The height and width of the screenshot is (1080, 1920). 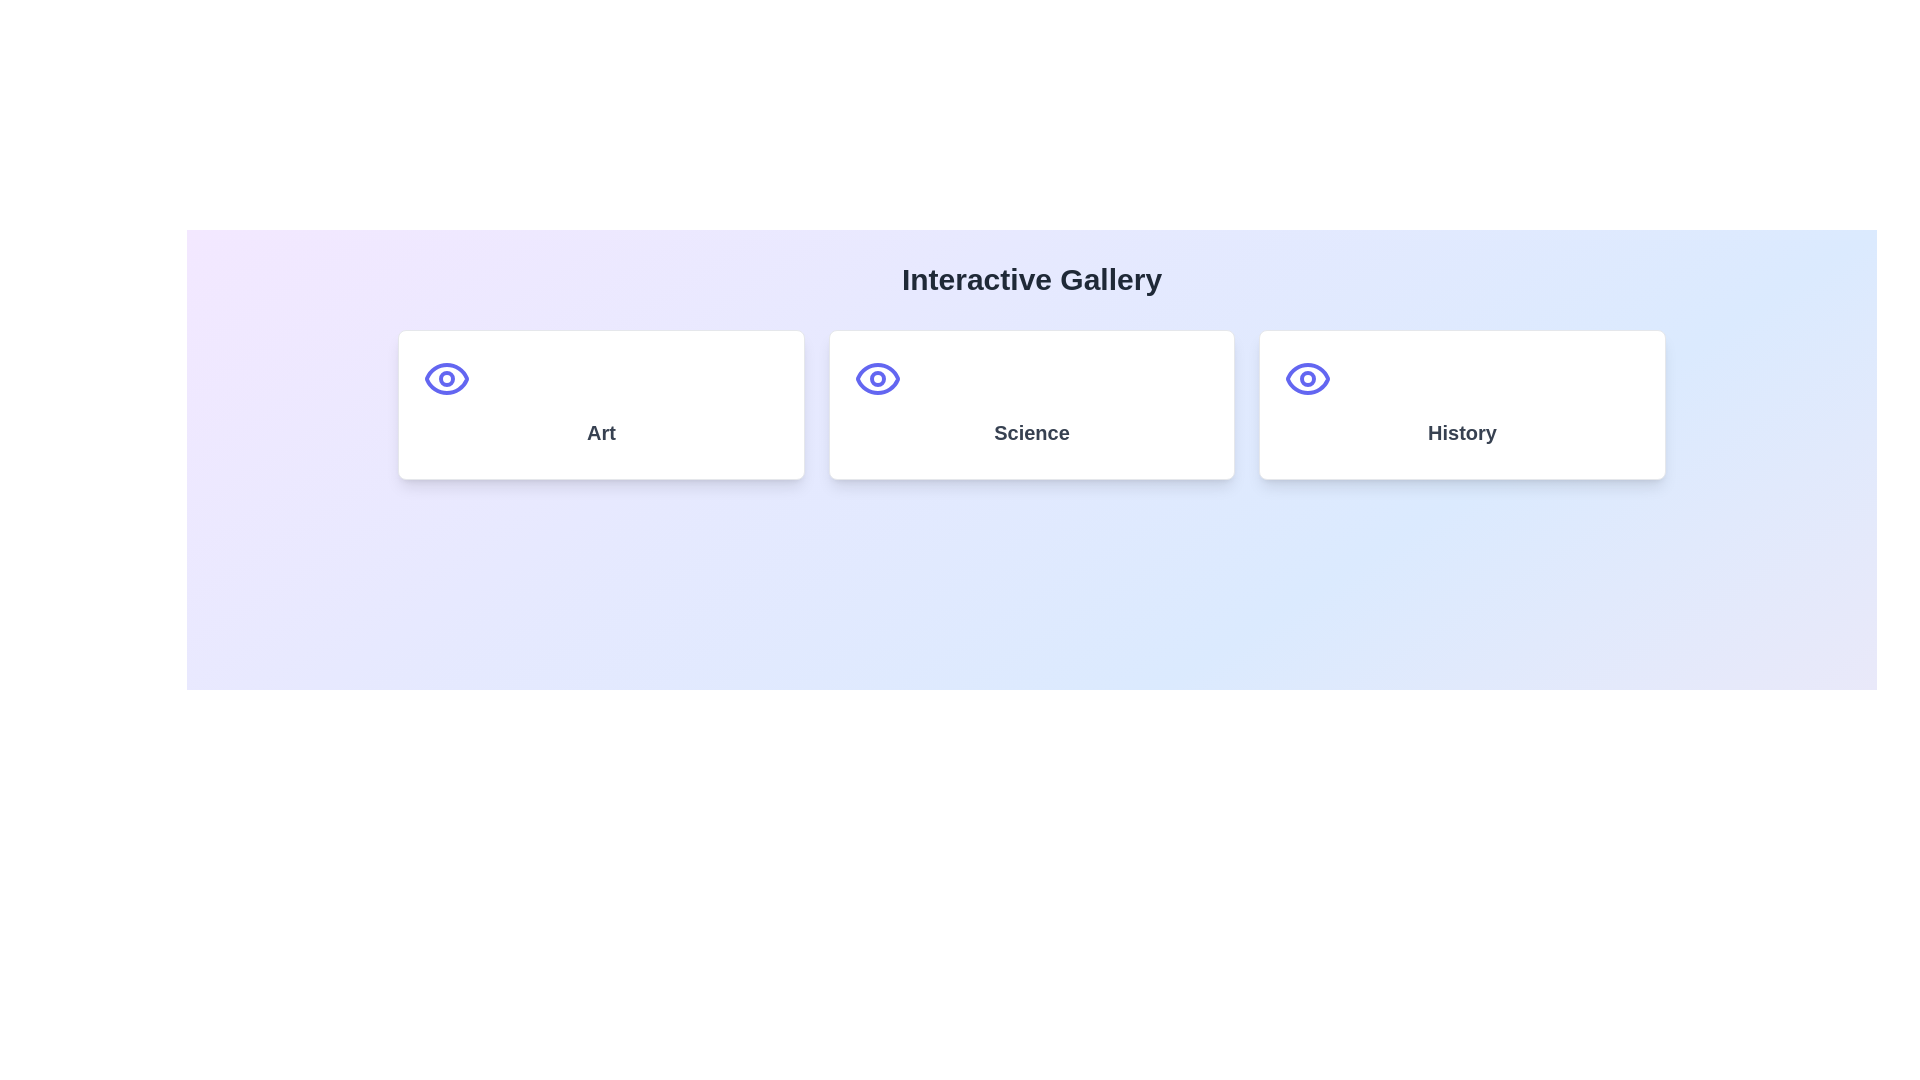 What do you see at coordinates (1032, 280) in the screenshot?
I see `the prominently styled heading 'Interactive Gallery', which is a large, bold text in dark gray color, centered above the grid of cards labeled 'Art', 'Science', and 'History'` at bounding box center [1032, 280].